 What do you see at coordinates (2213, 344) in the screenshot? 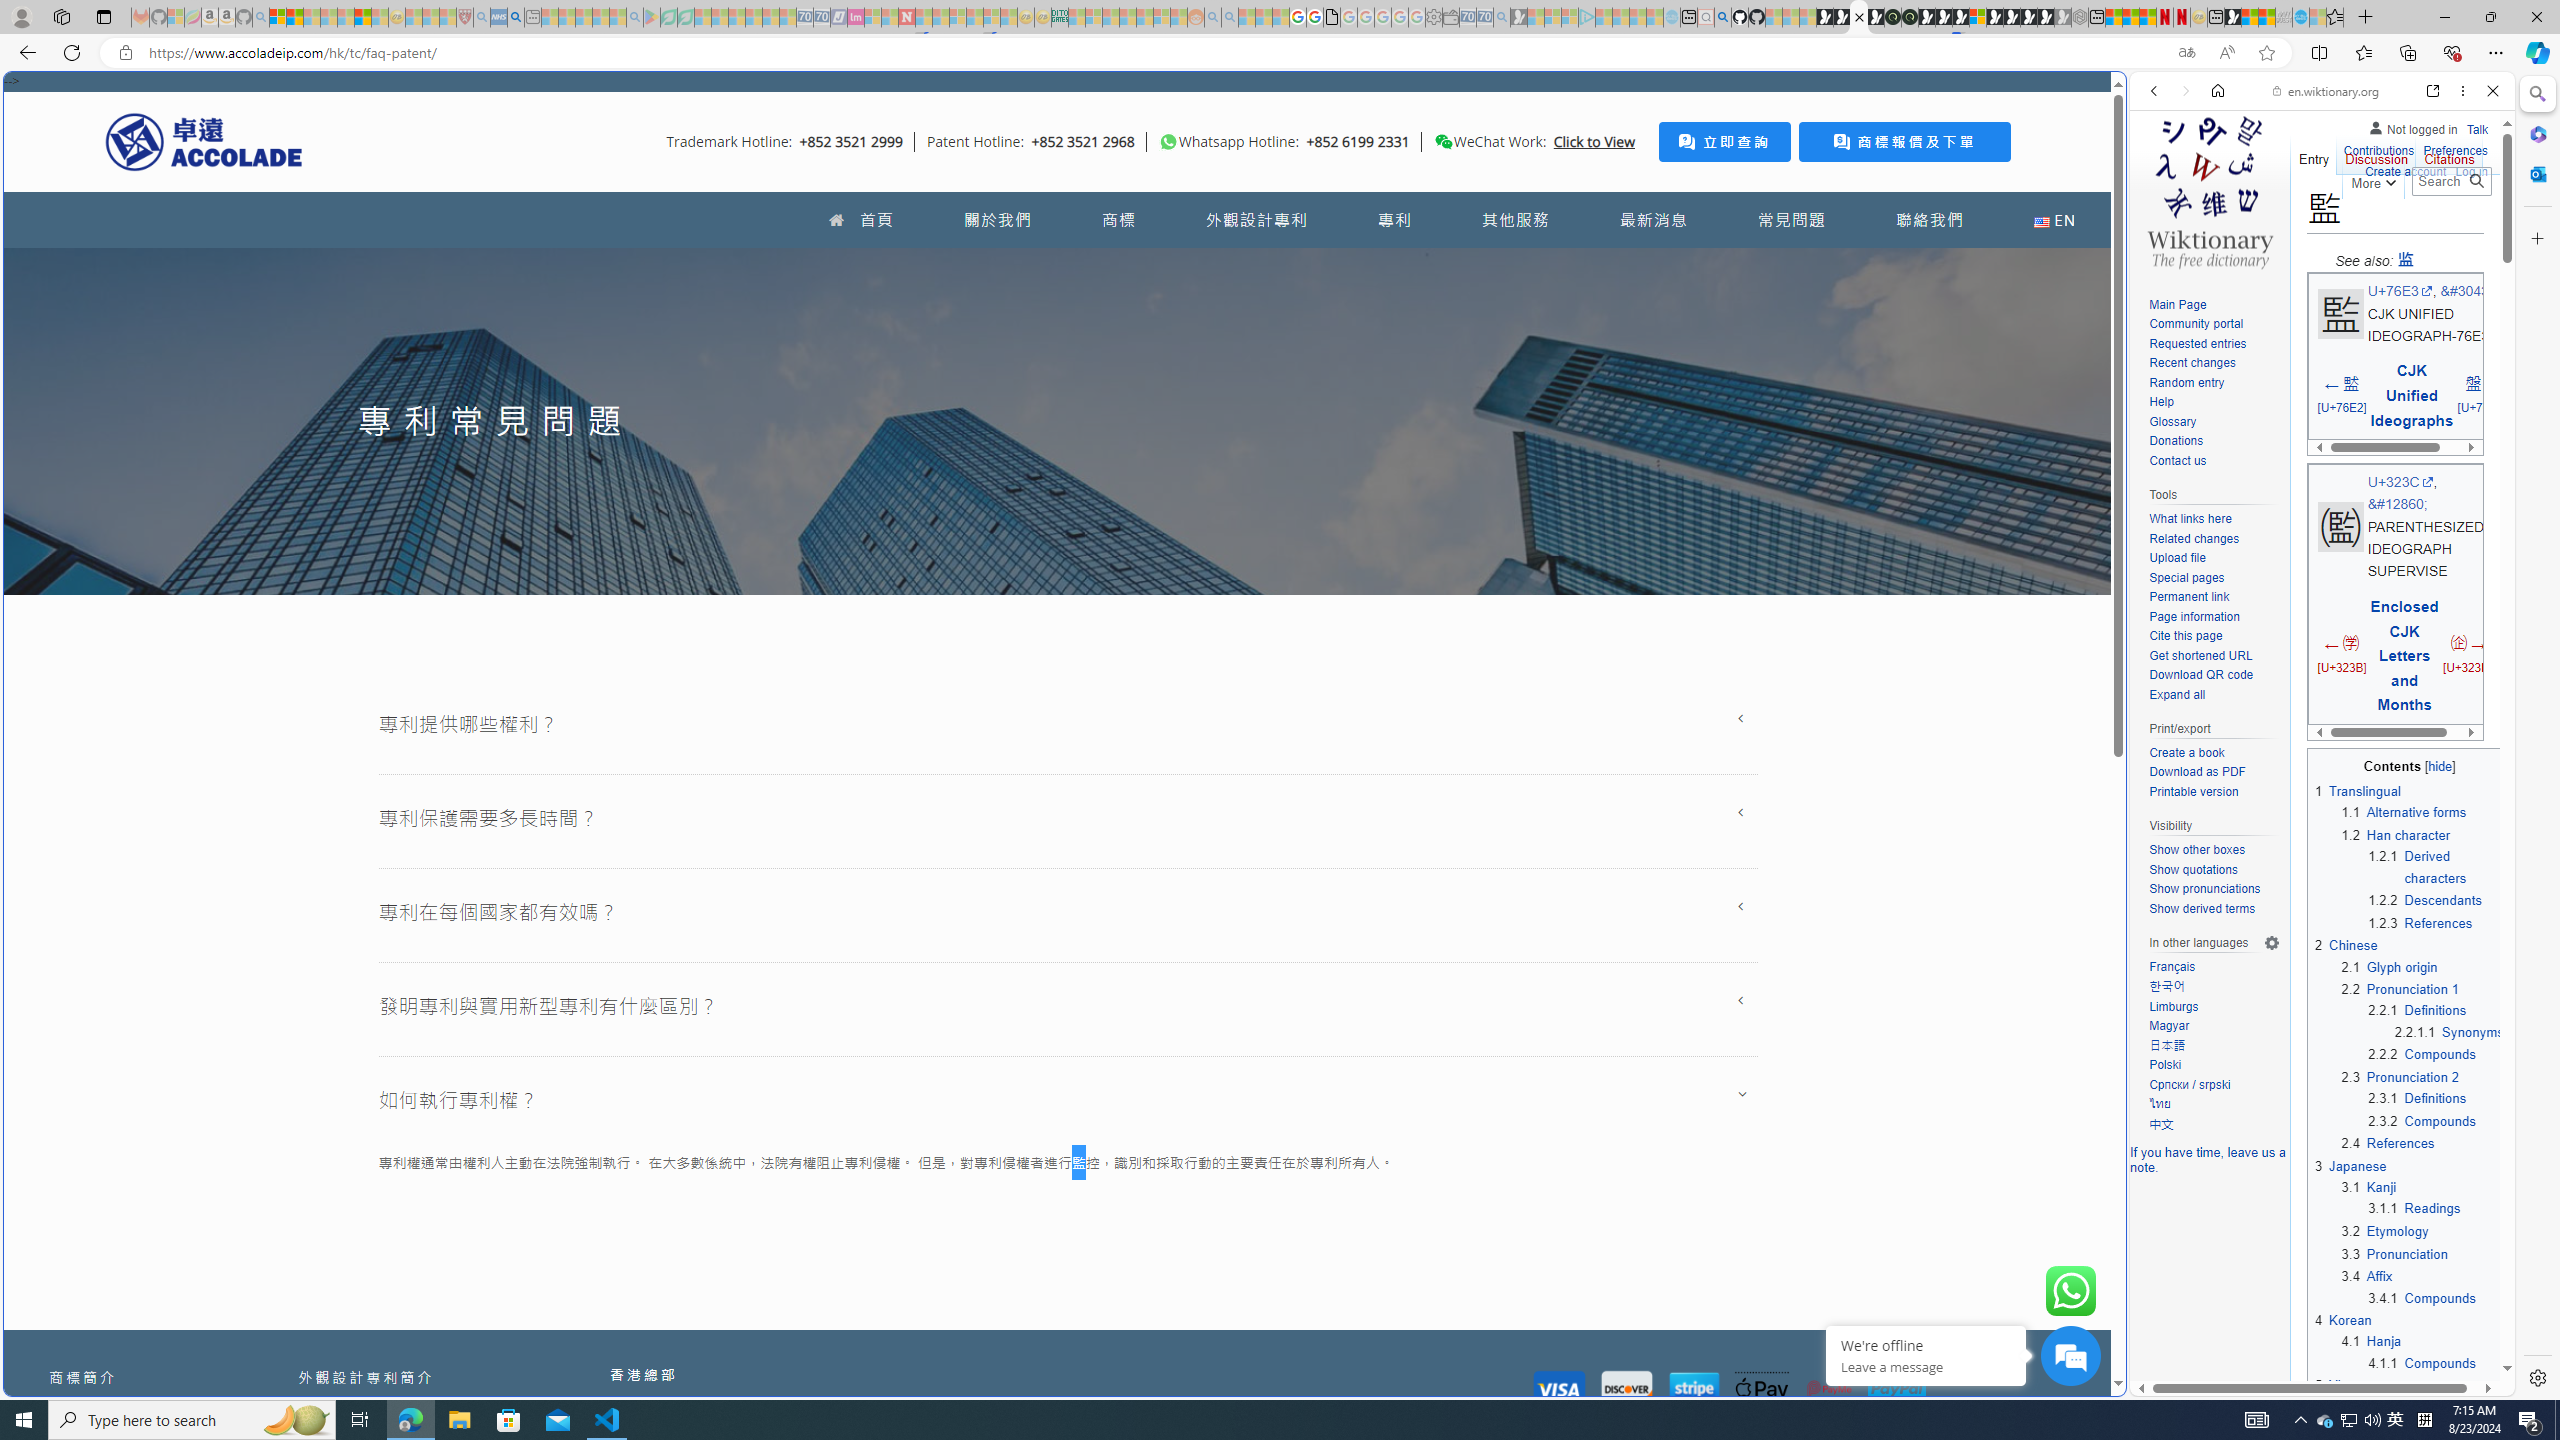
I see `'Requested entries'` at bounding box center [2213, 344].